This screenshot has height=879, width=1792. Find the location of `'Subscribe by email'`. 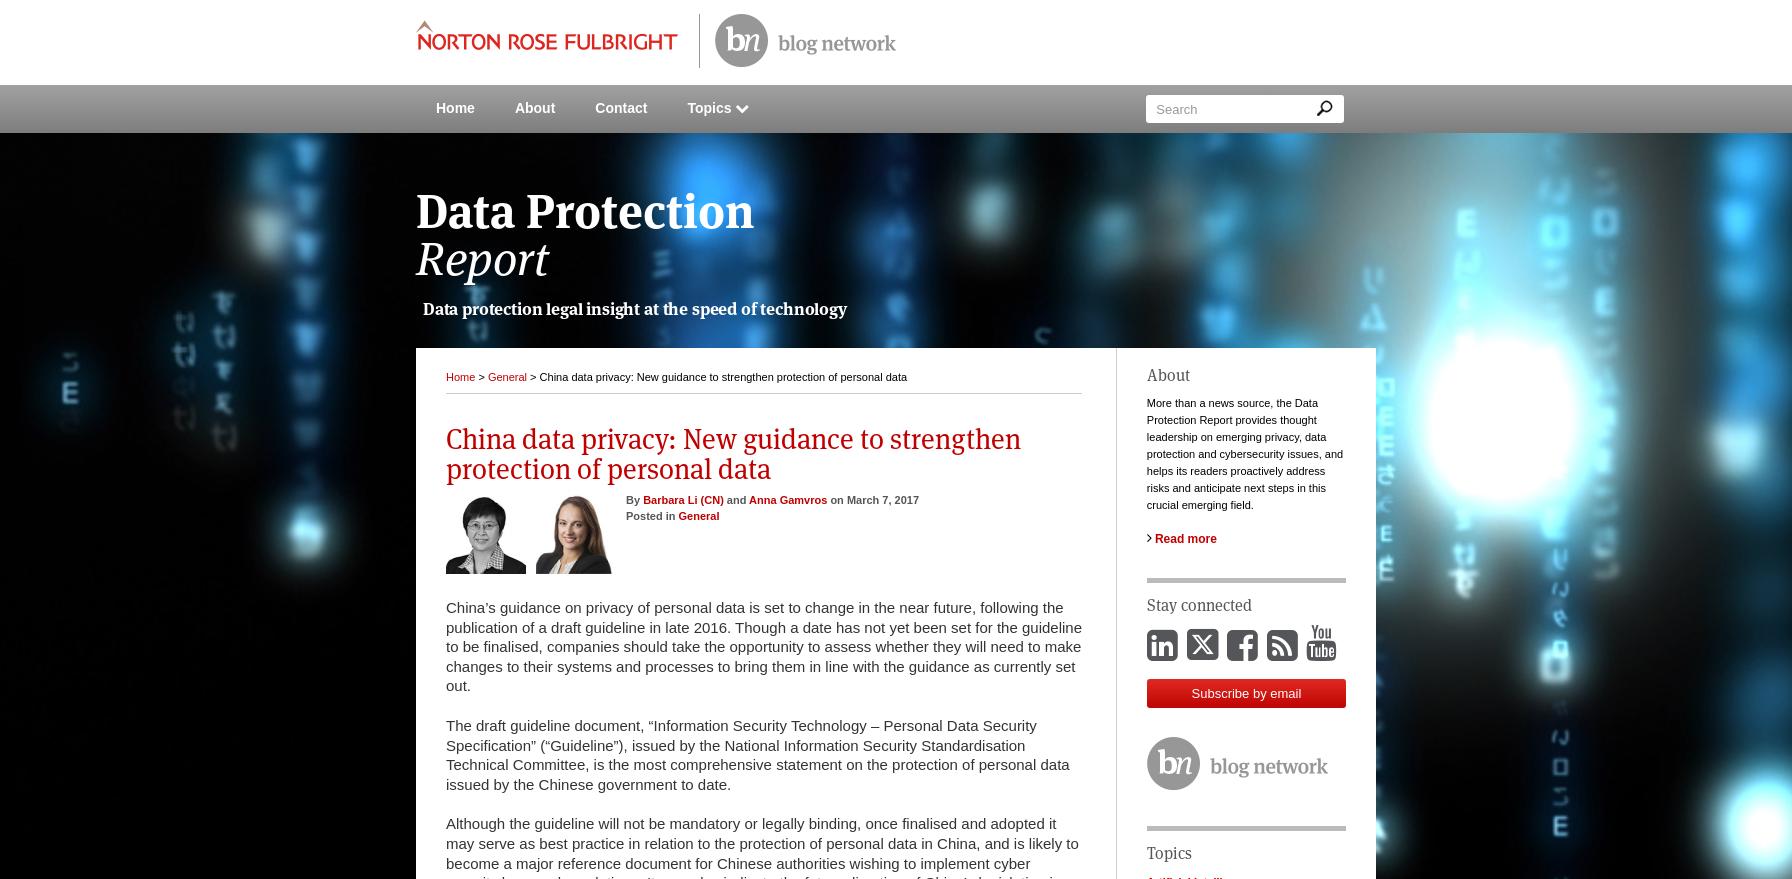

'Subscribe by email' is located at coordinates (1245, 693).